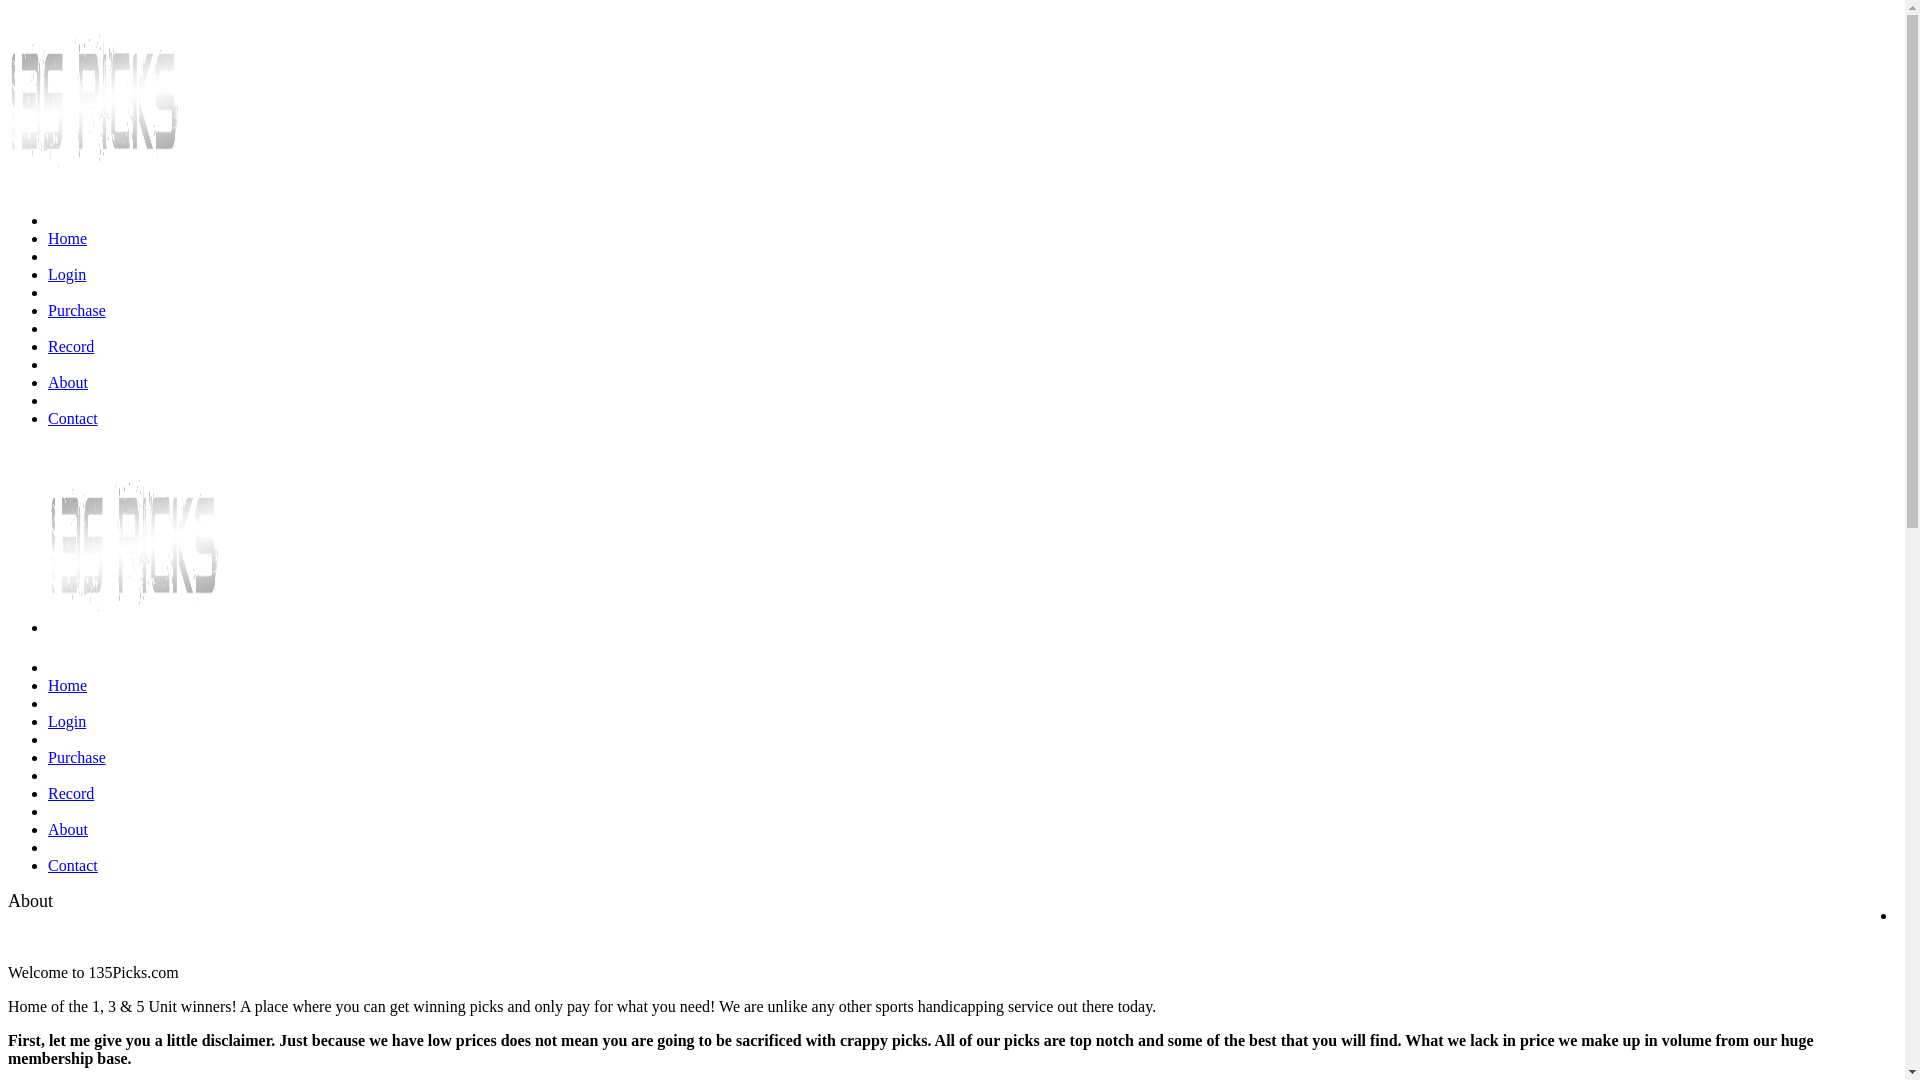 The height and width of the screenshot is (1080, 1920). What do you see at coordinates (67, 274) in the screenshot?
I see `'Login'` at bounding box center [67, 274].